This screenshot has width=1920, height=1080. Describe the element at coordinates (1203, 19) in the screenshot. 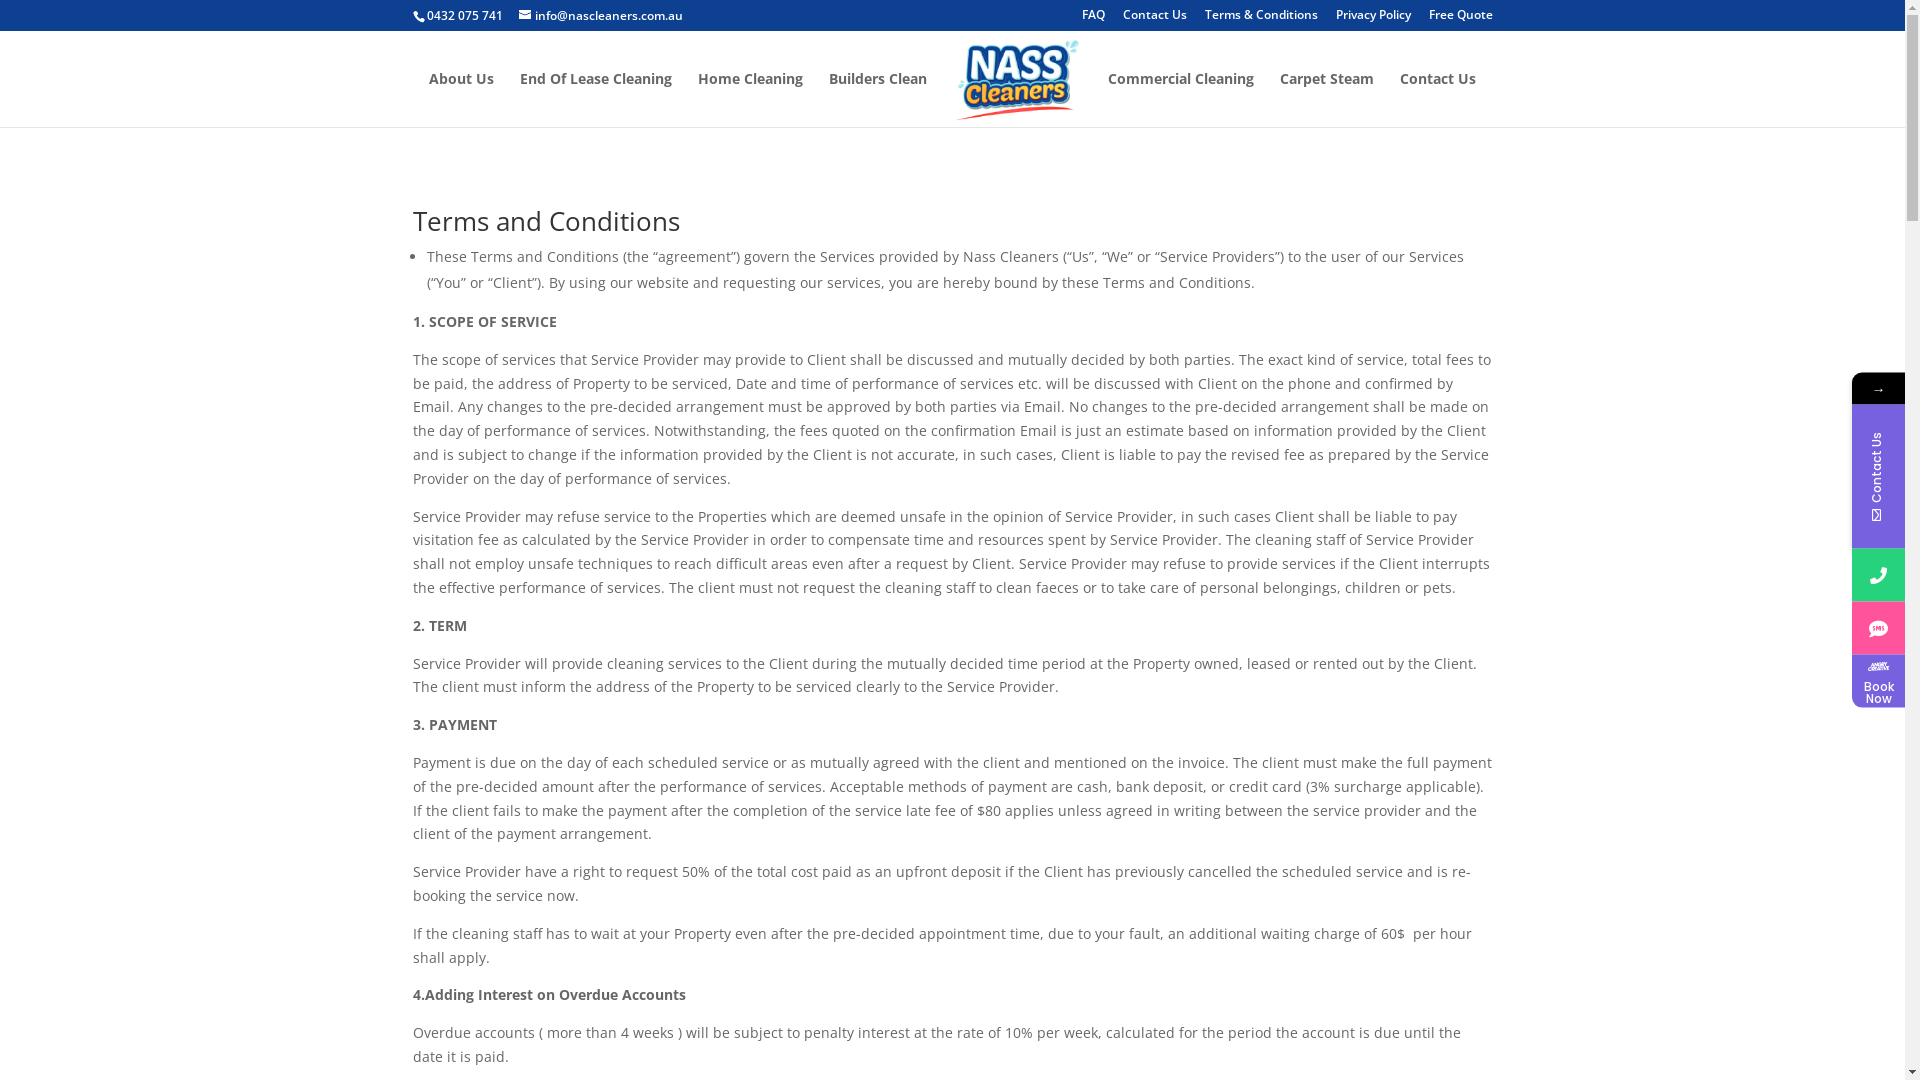

I see `'Terms & Conditions'` at that location.